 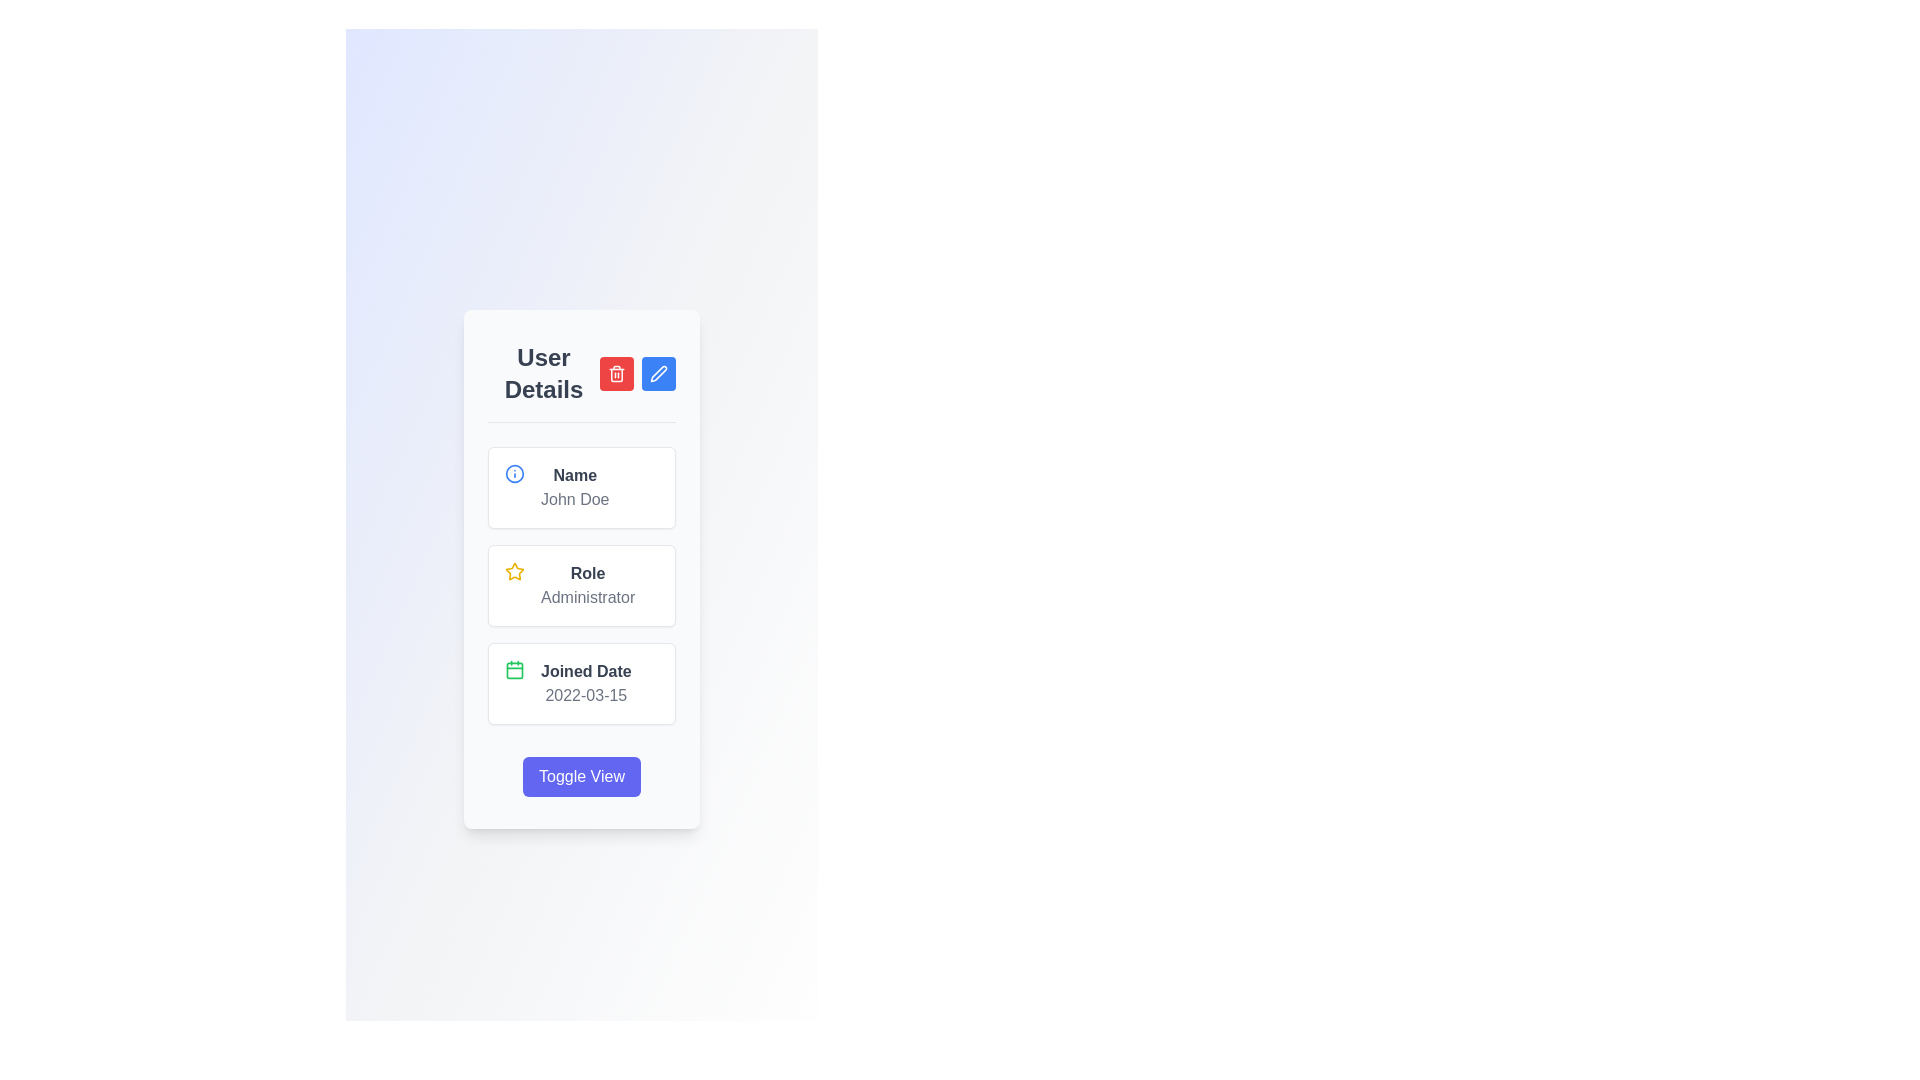 I want to click on the edit icon within the blue square button located in the top right corner of the card, so click(x=658, y=373).